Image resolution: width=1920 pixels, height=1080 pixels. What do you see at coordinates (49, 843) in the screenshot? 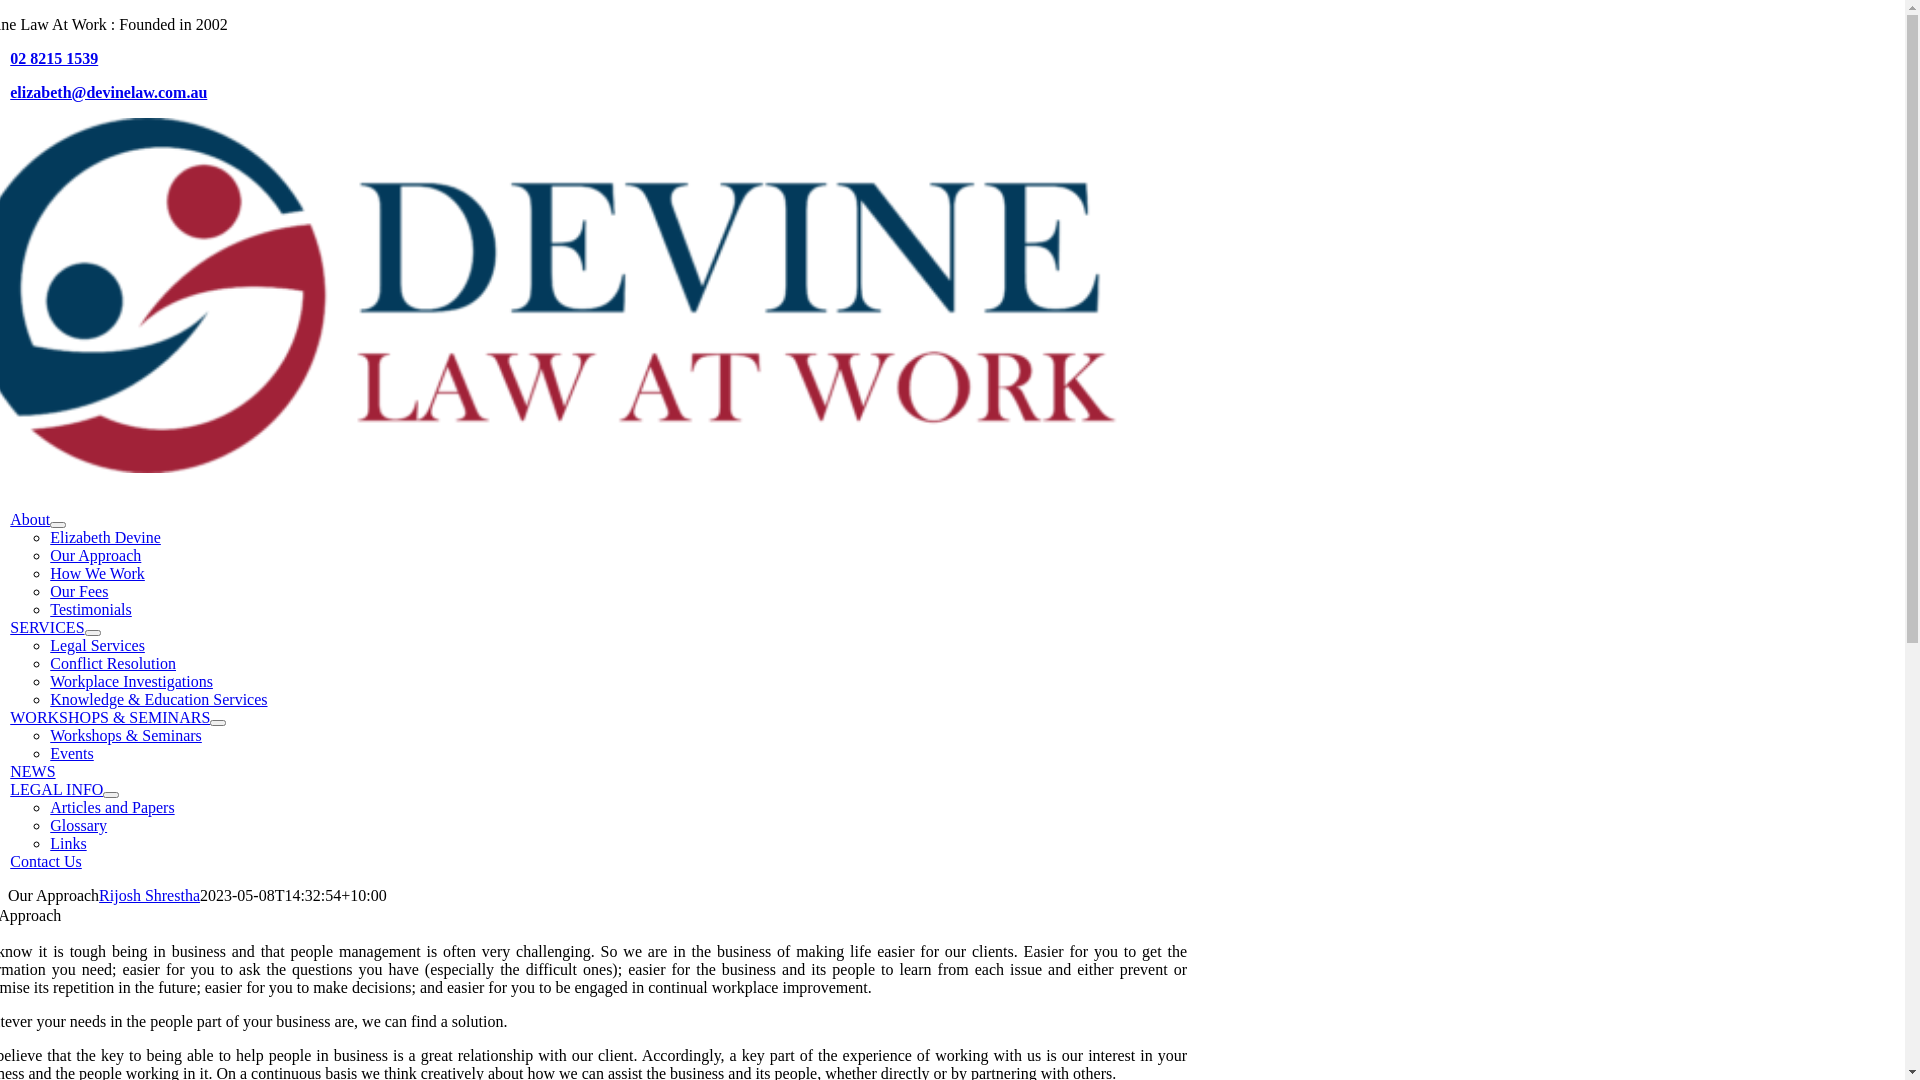
I see `'Links'` at bounding box center [49, 843].